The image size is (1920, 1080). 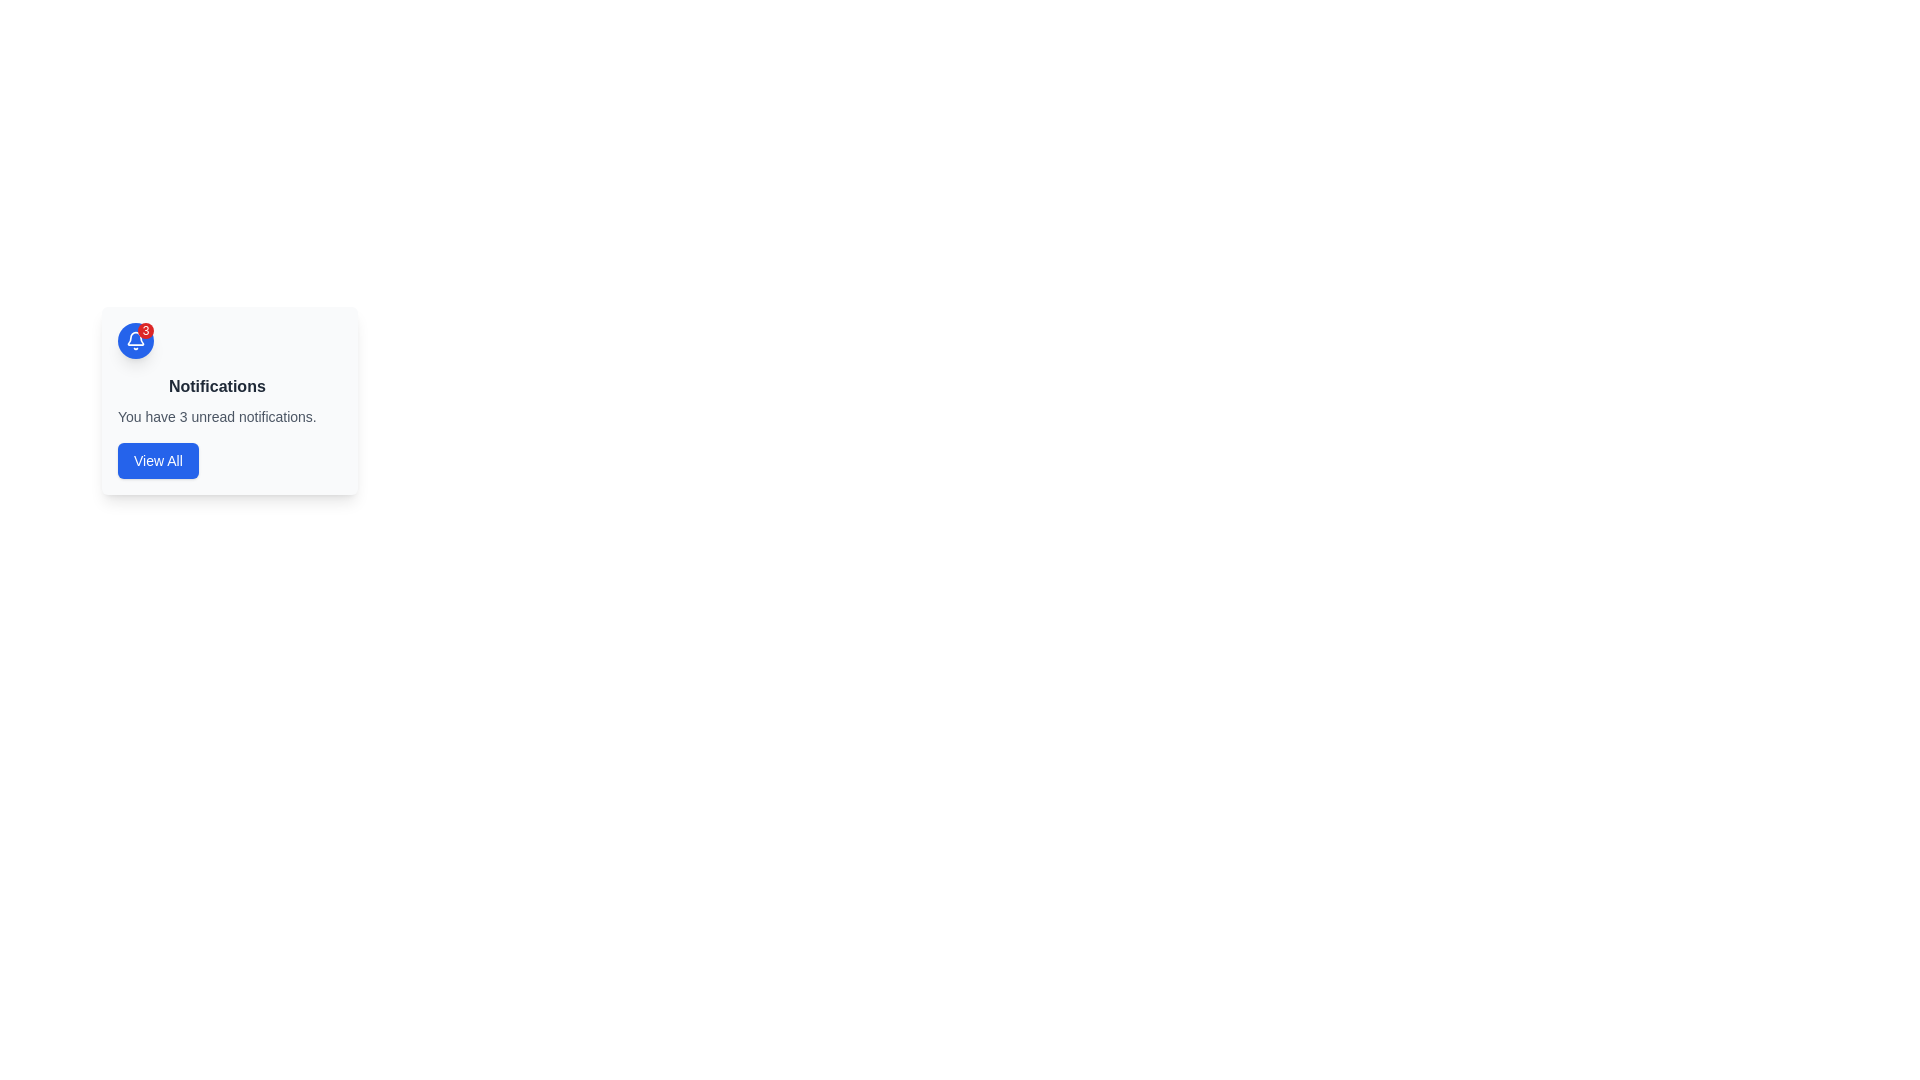 I want to click on on the small circular notification badge with a red background located at the top-right corner of the blue circular icon containing a white bell symbol, so click(x=134, y=339).